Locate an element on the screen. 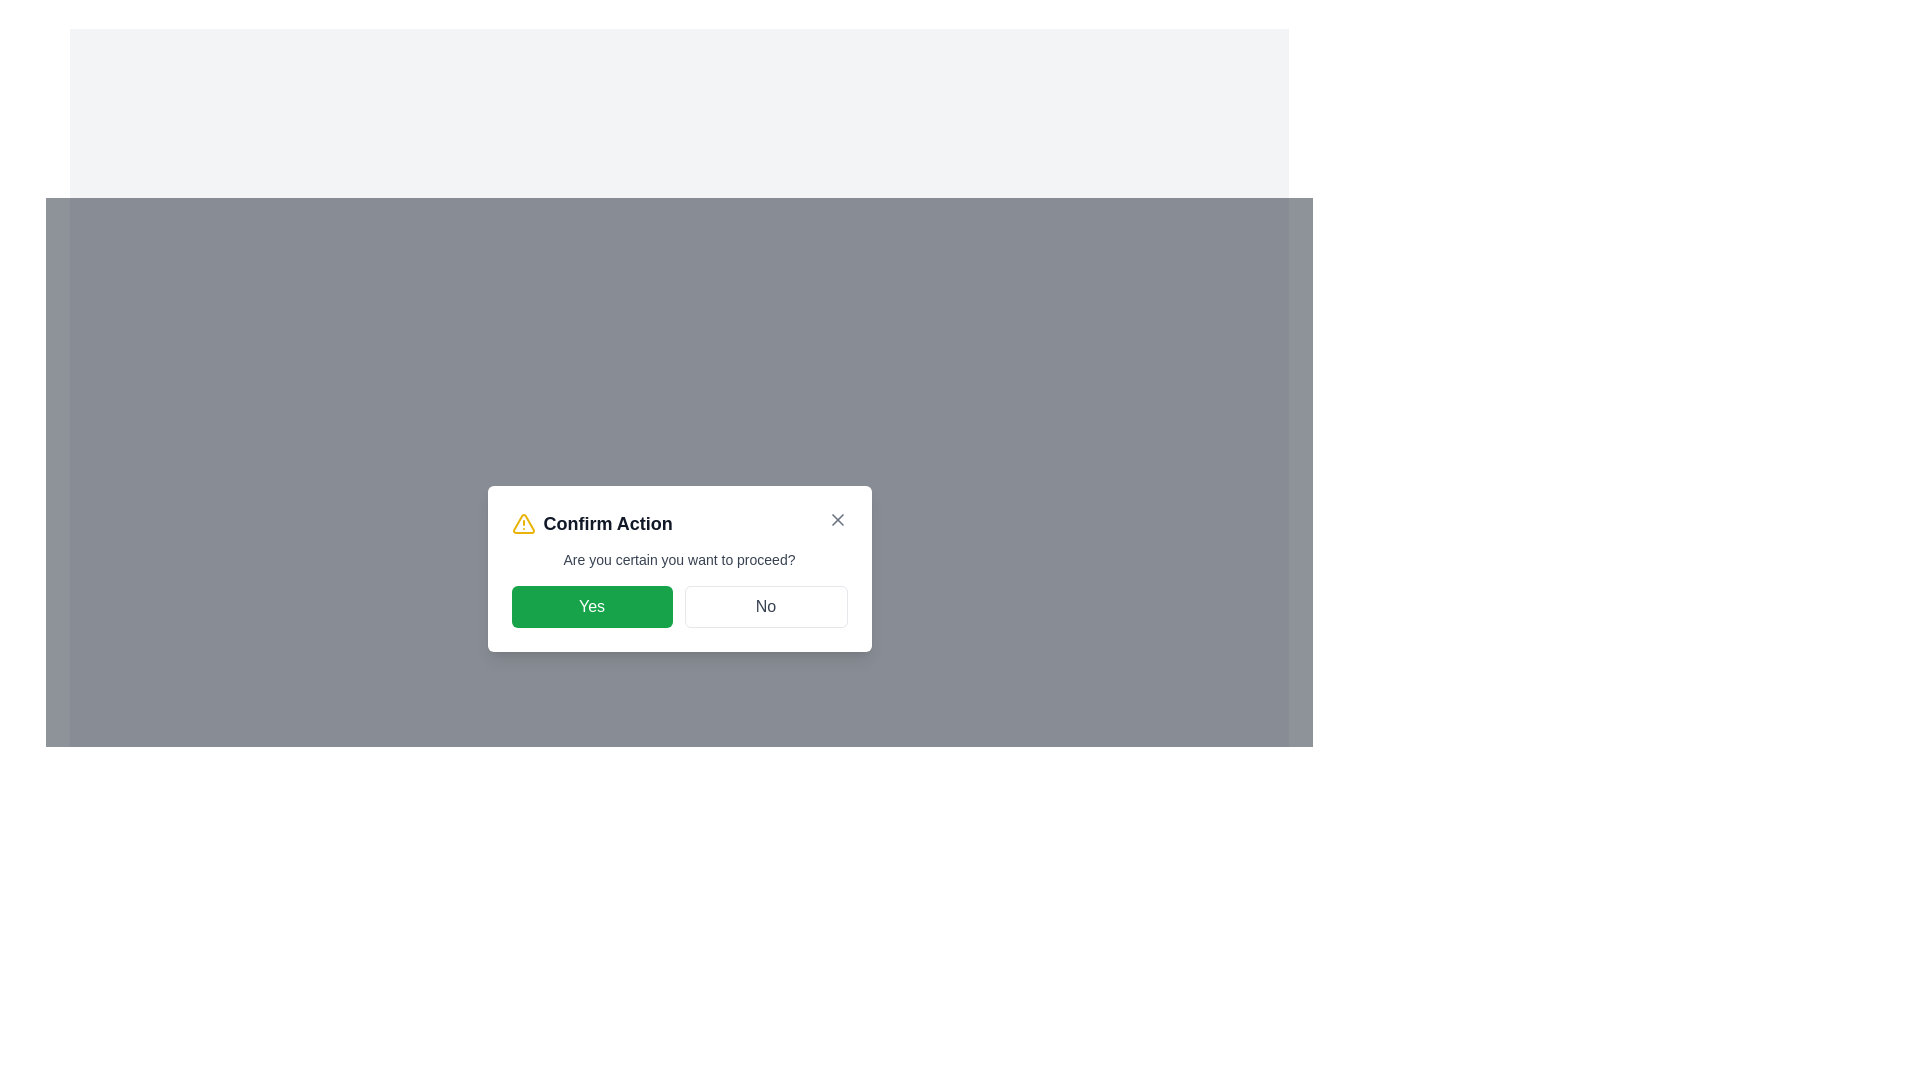  the alert icon located on the left side of the 'Confirm Action' section, adjacent to the text 'Confirm Action' is located at coordinates (523, 523).